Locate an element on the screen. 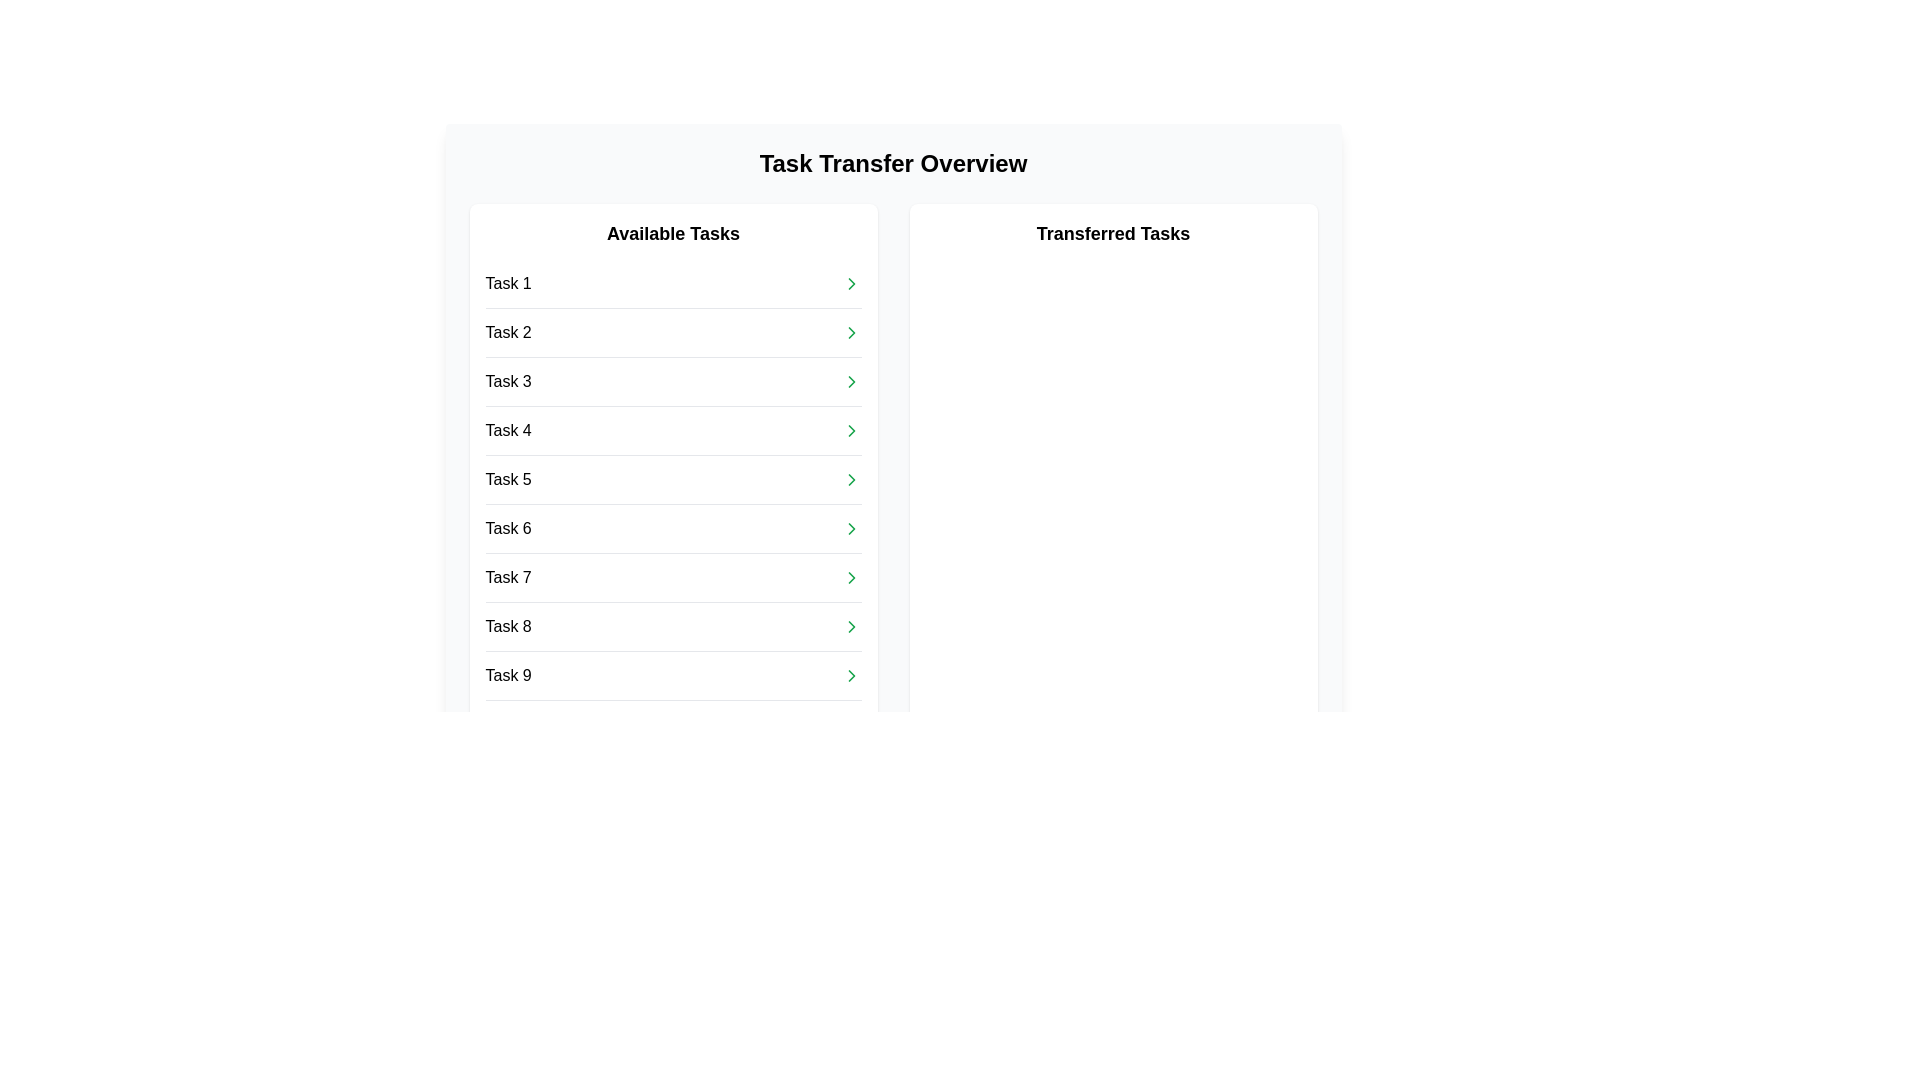 This screenshot has width=1920, height=1080. the fifth row in the 'Available Tasks' list, which corresponds to 'Task 5' is located at coordinates (673, 480).